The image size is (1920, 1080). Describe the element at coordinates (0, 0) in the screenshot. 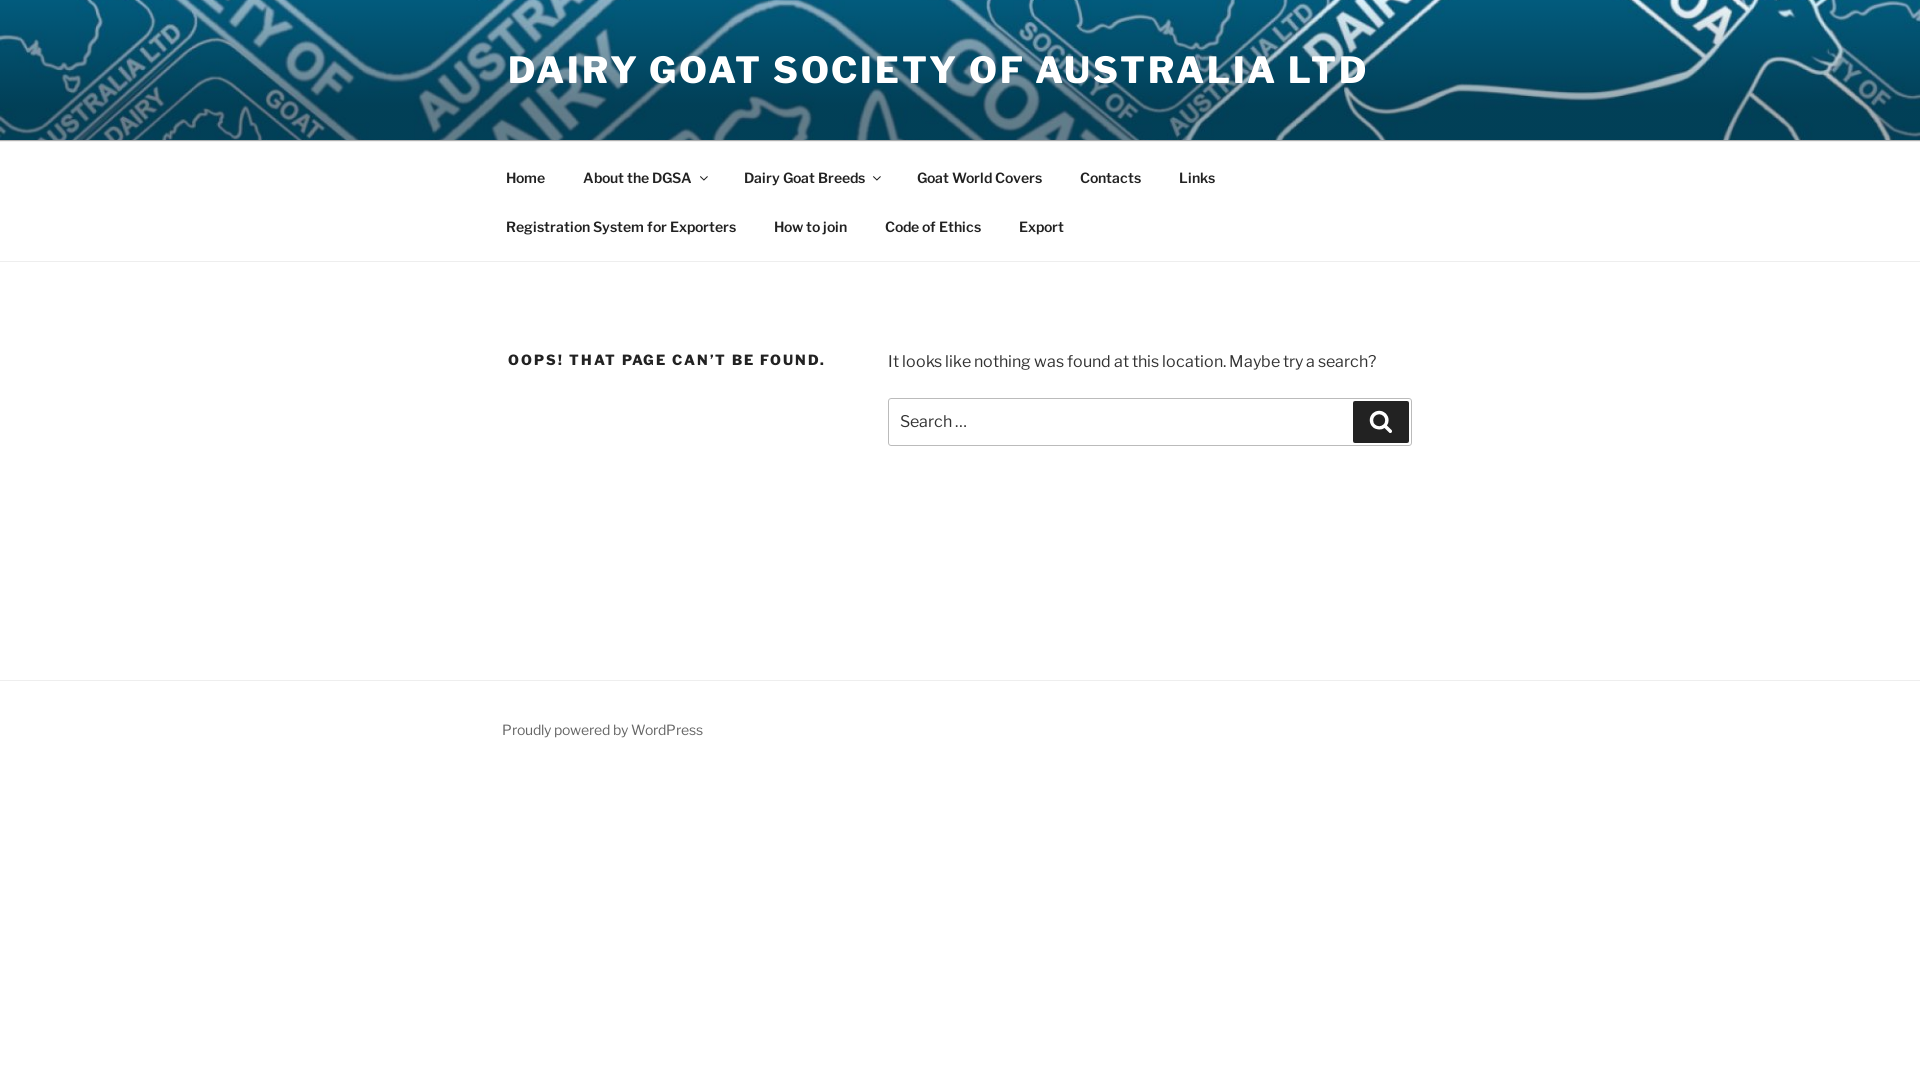

I see `'Skip to content'` at that location.